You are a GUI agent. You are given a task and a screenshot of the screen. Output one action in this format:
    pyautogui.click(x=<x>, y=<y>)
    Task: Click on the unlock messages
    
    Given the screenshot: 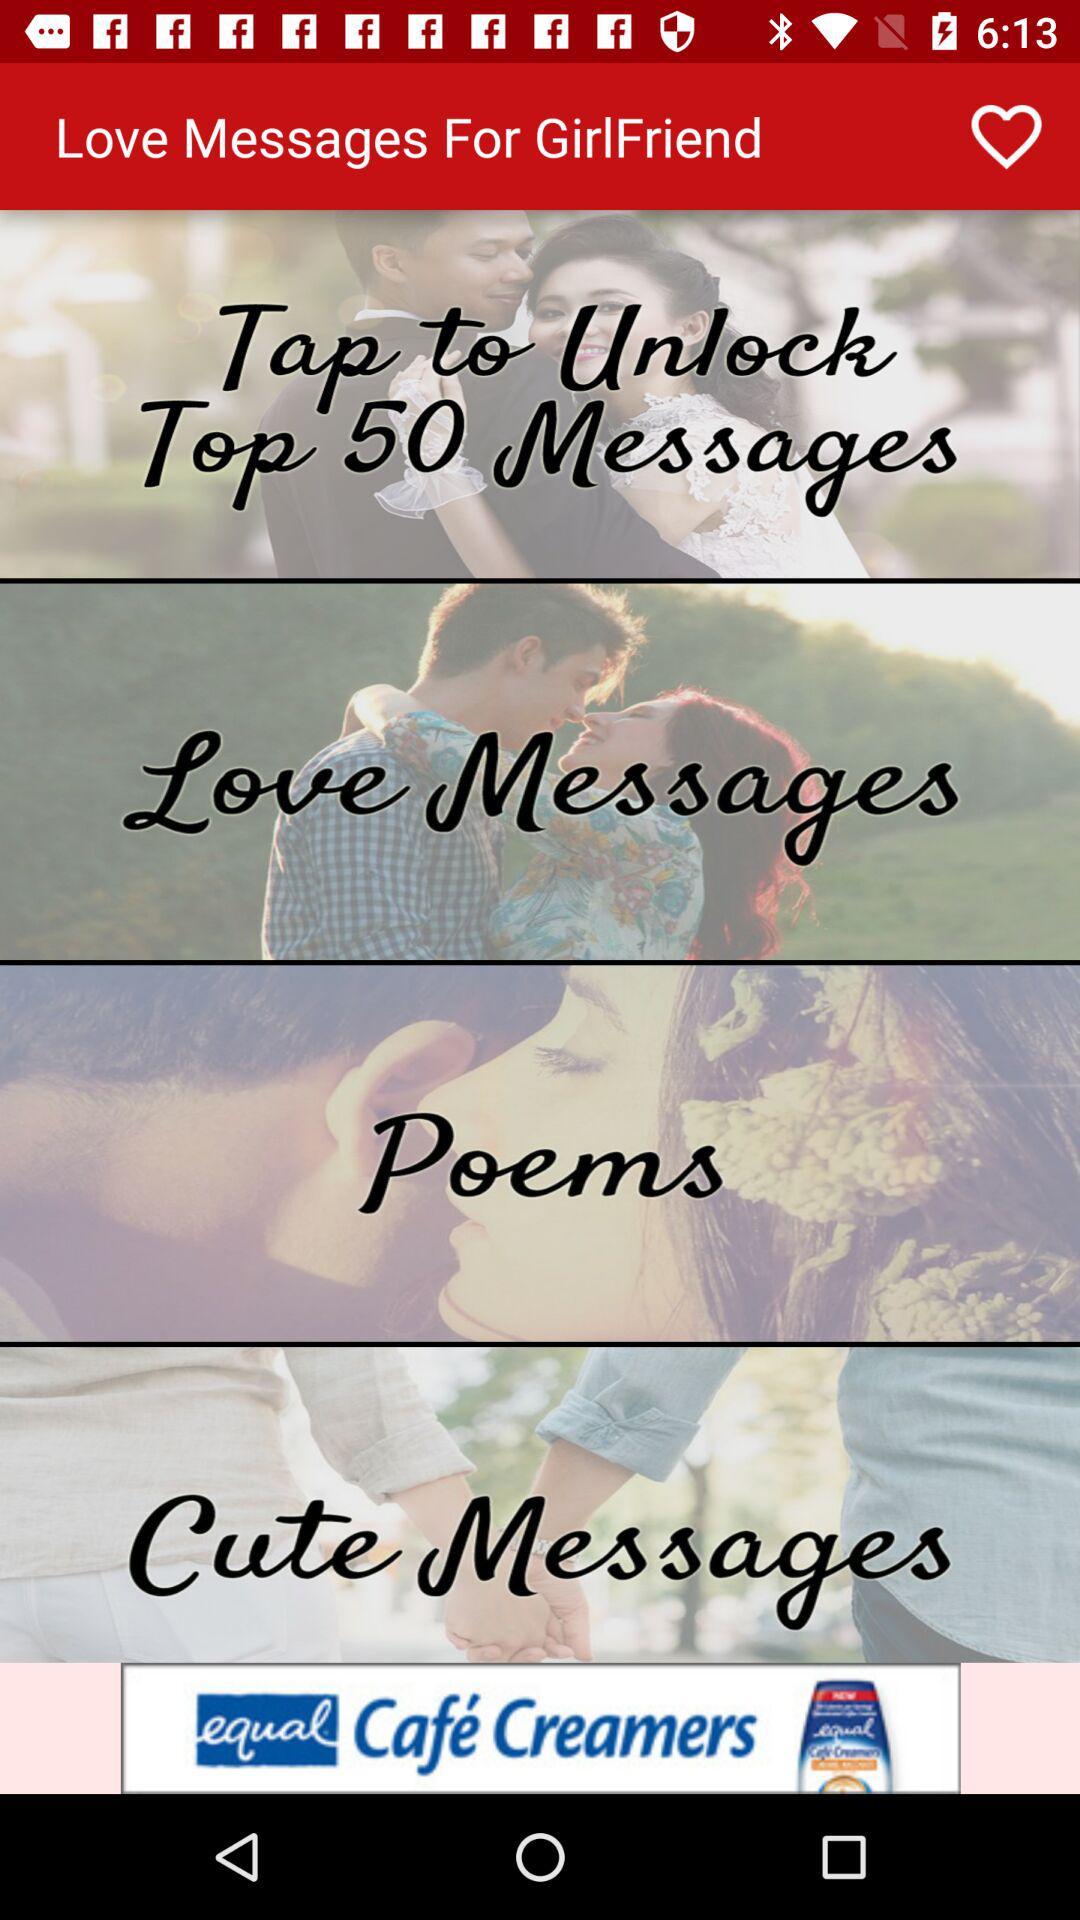 What is the action you would take?
    pyautogui.click(x=540, y=394)
    